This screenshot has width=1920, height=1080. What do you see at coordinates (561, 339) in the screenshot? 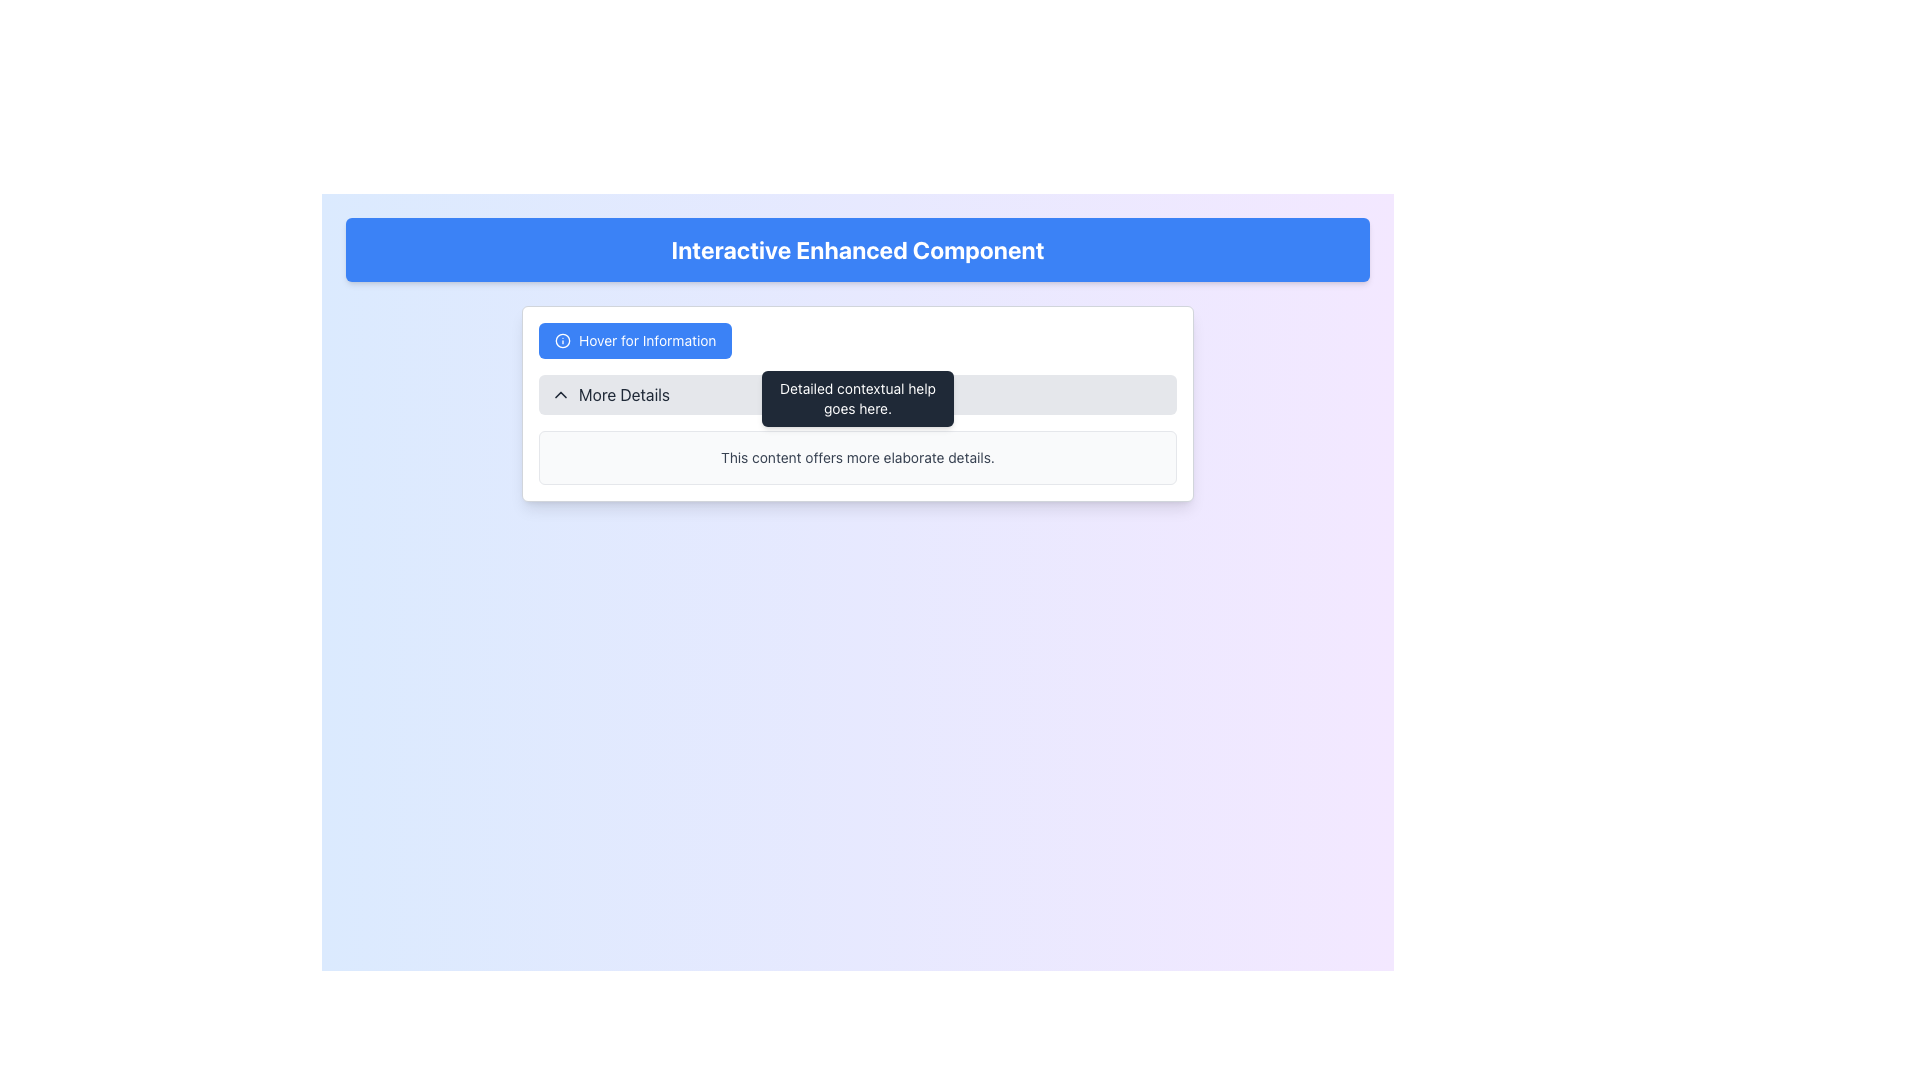
I see `the information icon located in the top-left corner of the 'Hover for Information' button` at bounding box center [561, 339].